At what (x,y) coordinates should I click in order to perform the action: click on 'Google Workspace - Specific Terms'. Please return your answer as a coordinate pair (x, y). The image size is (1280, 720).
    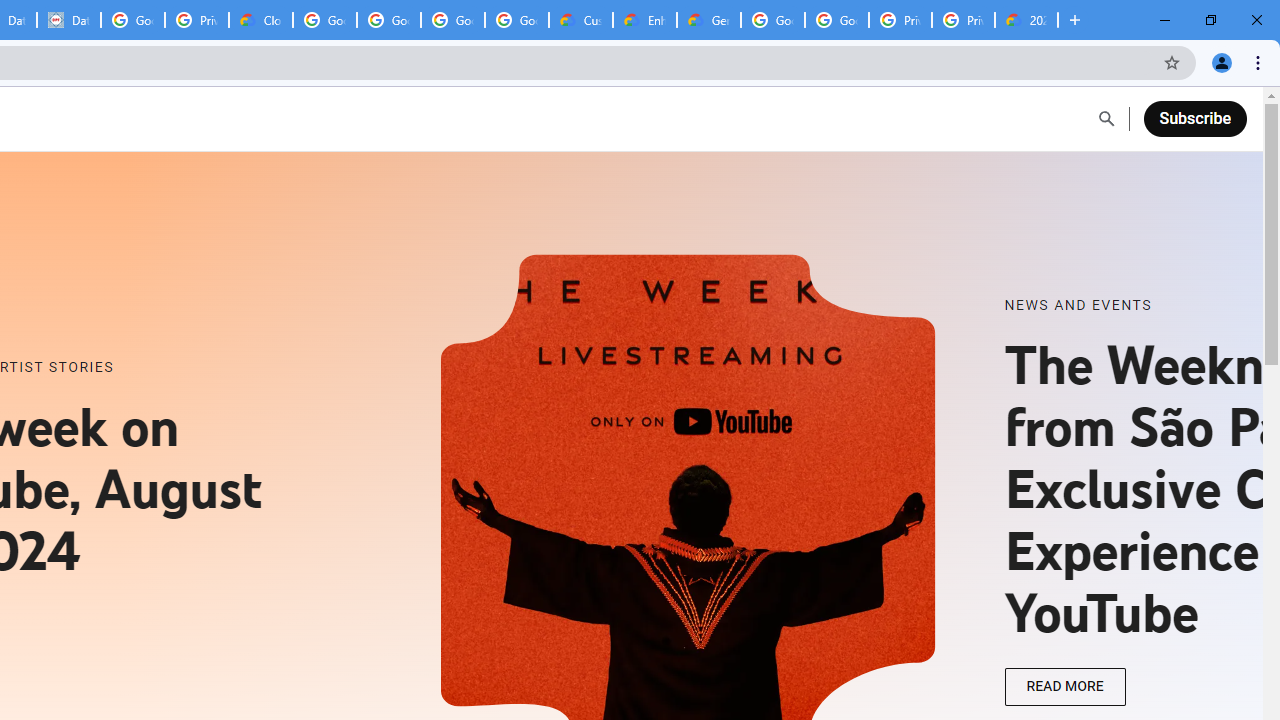
    Looking at the image, I should click on (517, 20).